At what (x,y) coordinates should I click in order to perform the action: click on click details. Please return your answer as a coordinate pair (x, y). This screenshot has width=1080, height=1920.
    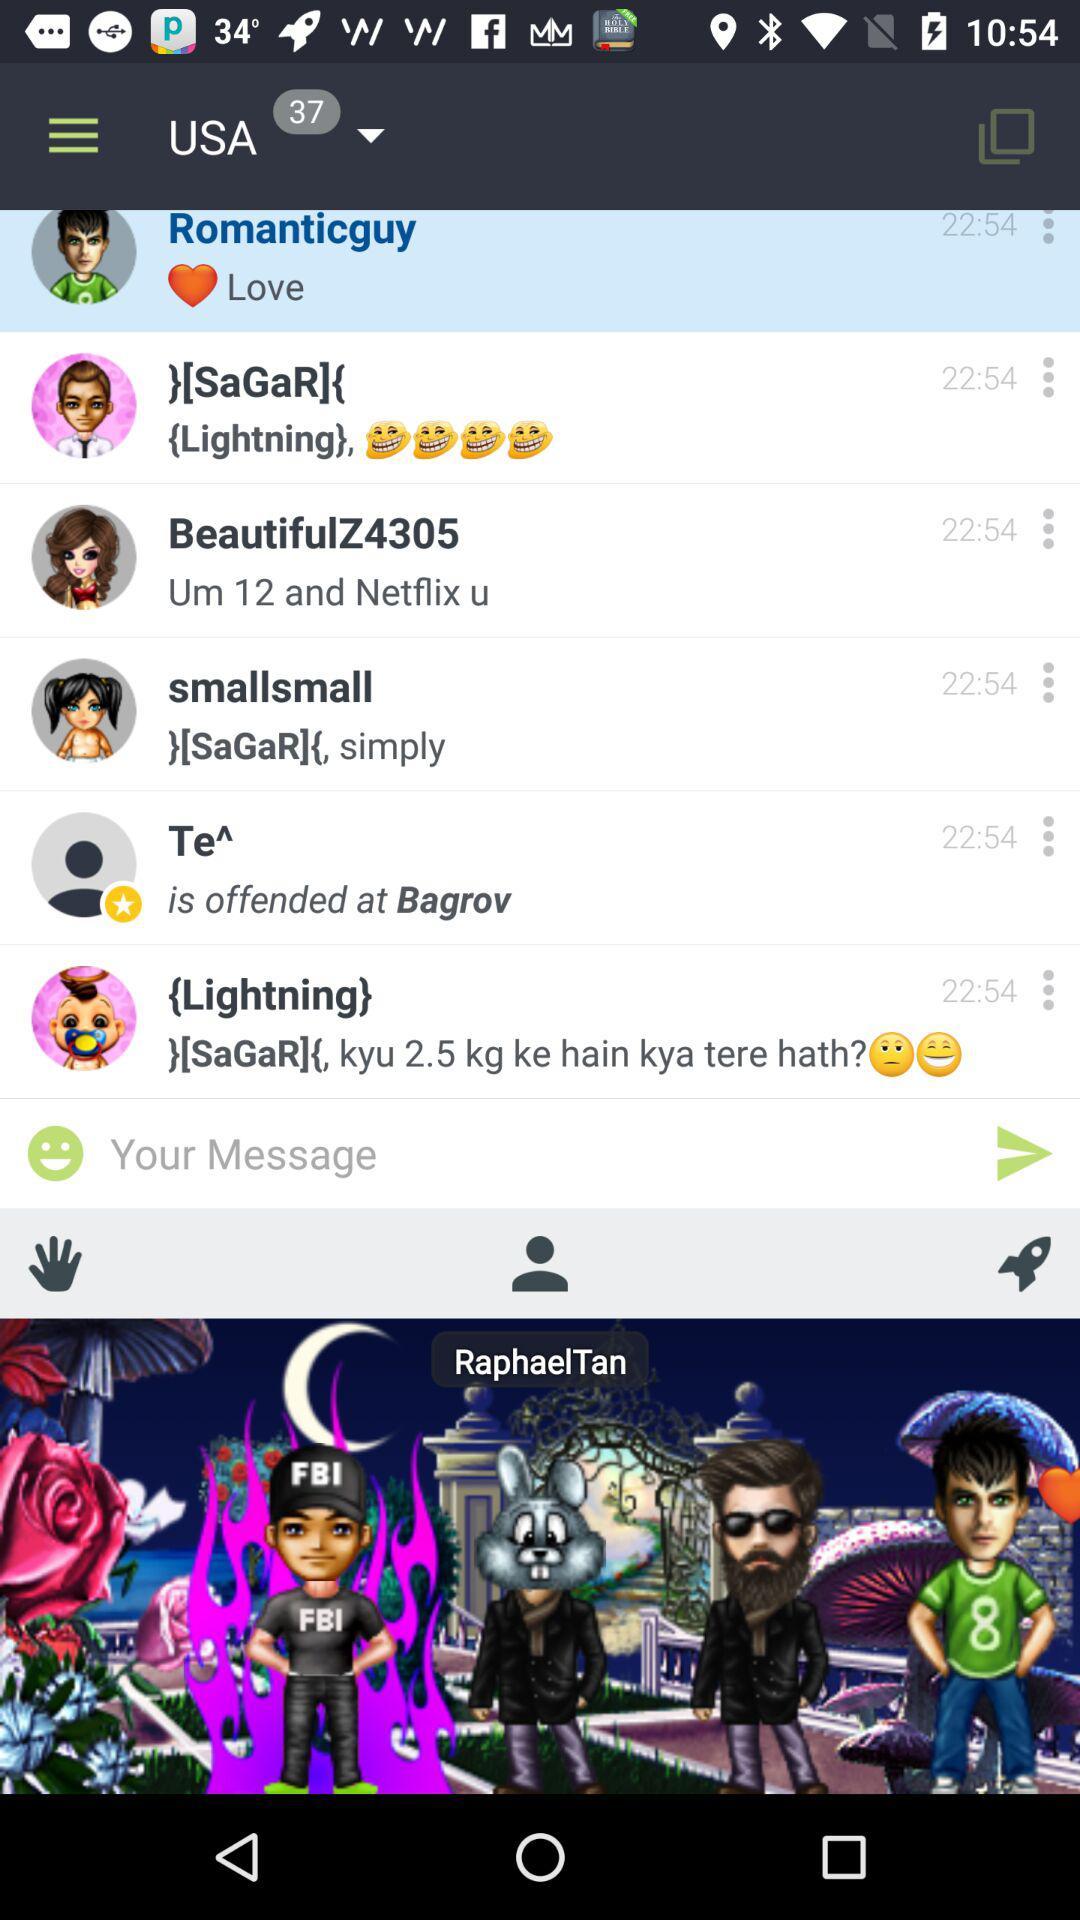
    Looking at the image, I should click on (1047, 989).